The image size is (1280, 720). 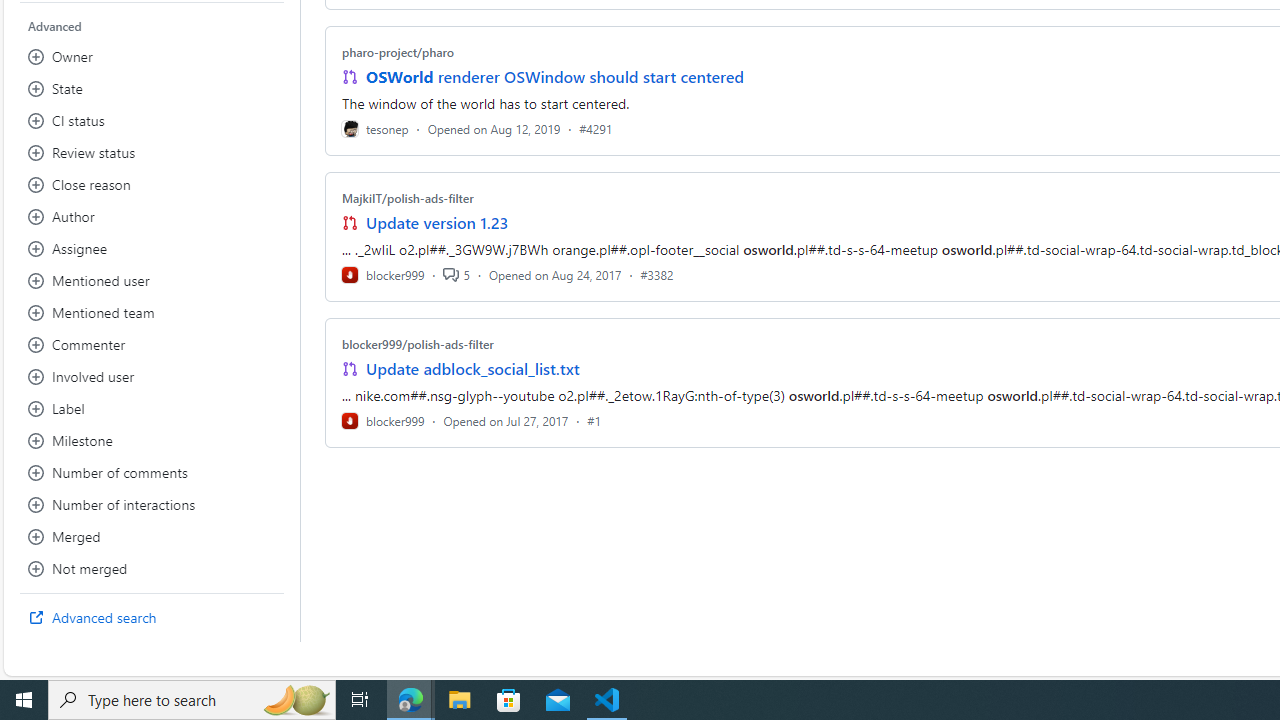 I want to click on 'blocker999', so click(x=383, y=419).